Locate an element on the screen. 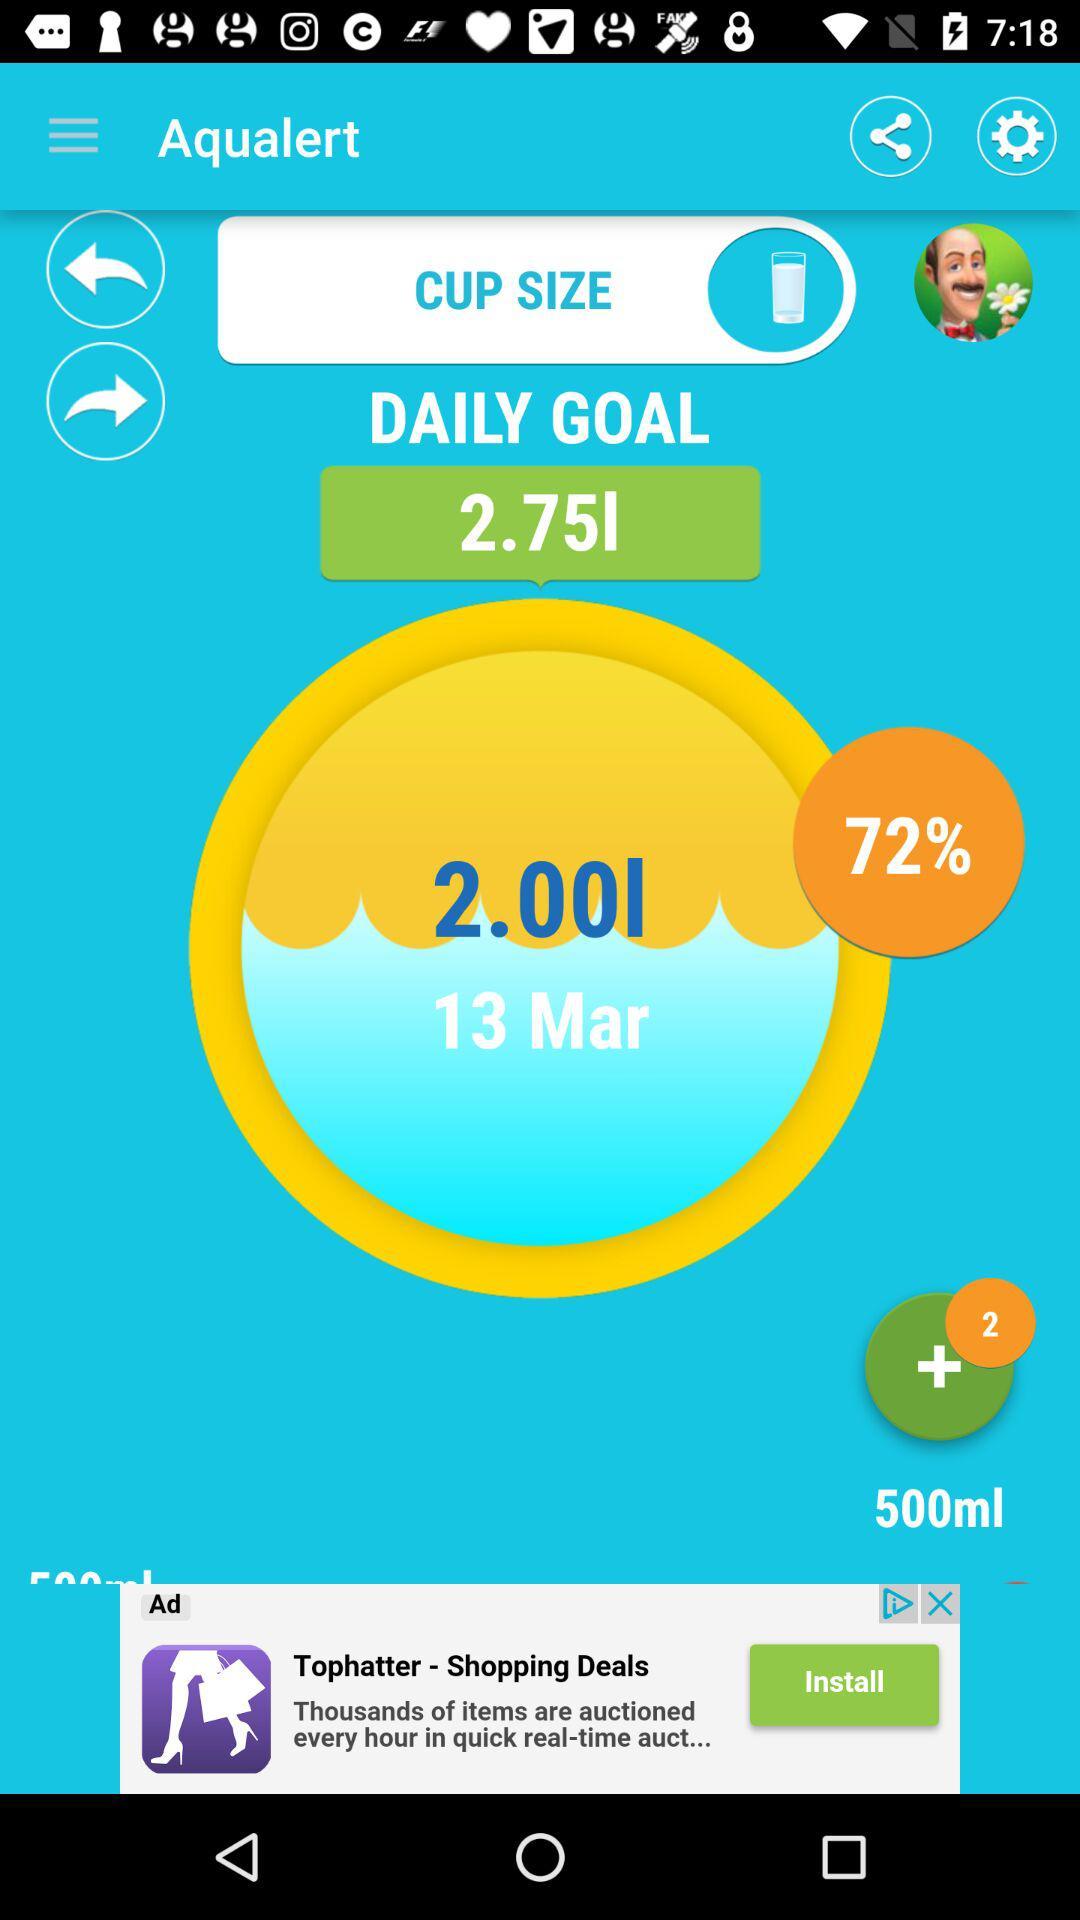 This screenshot has height=1920, width=1080. exit page is located at coordinates (1030, 1568).